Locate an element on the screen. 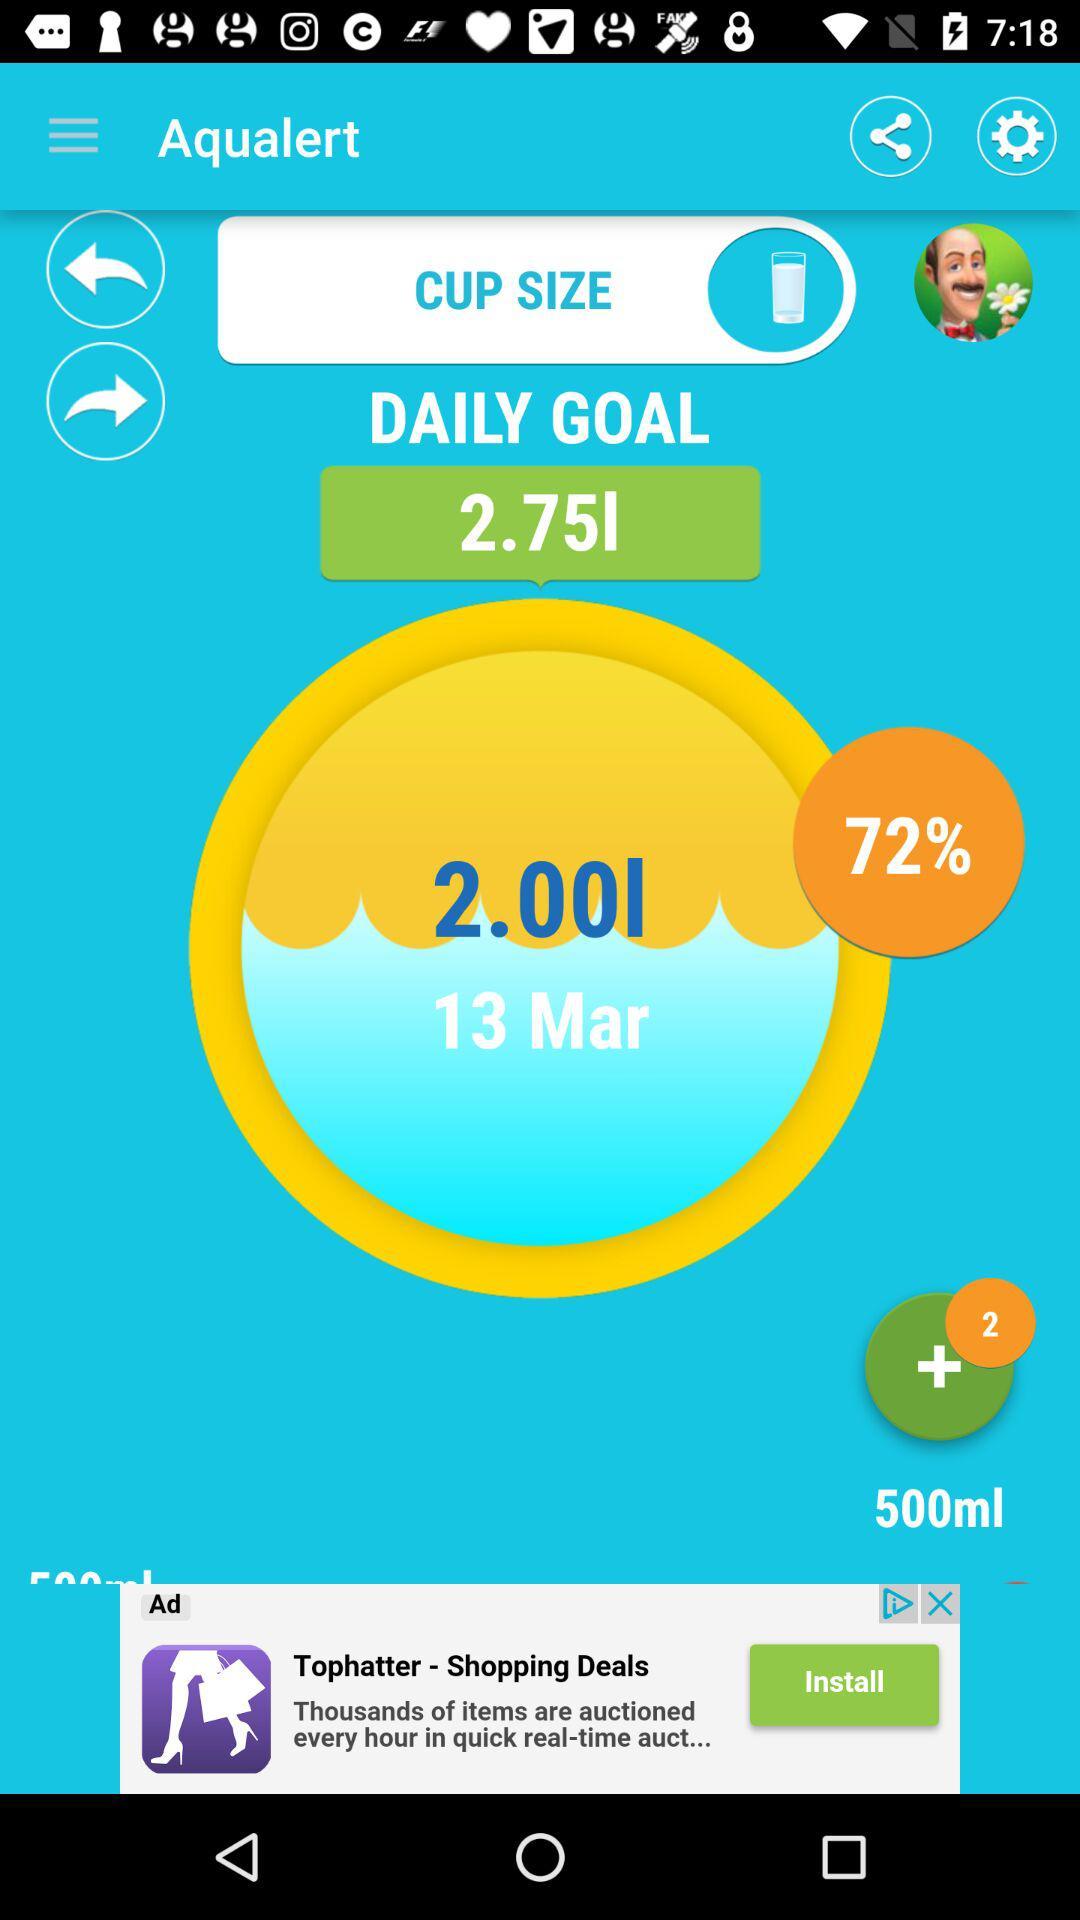 This screenshot has height=1920, width=1080. exit page is located at coordinates (1030, 1568).